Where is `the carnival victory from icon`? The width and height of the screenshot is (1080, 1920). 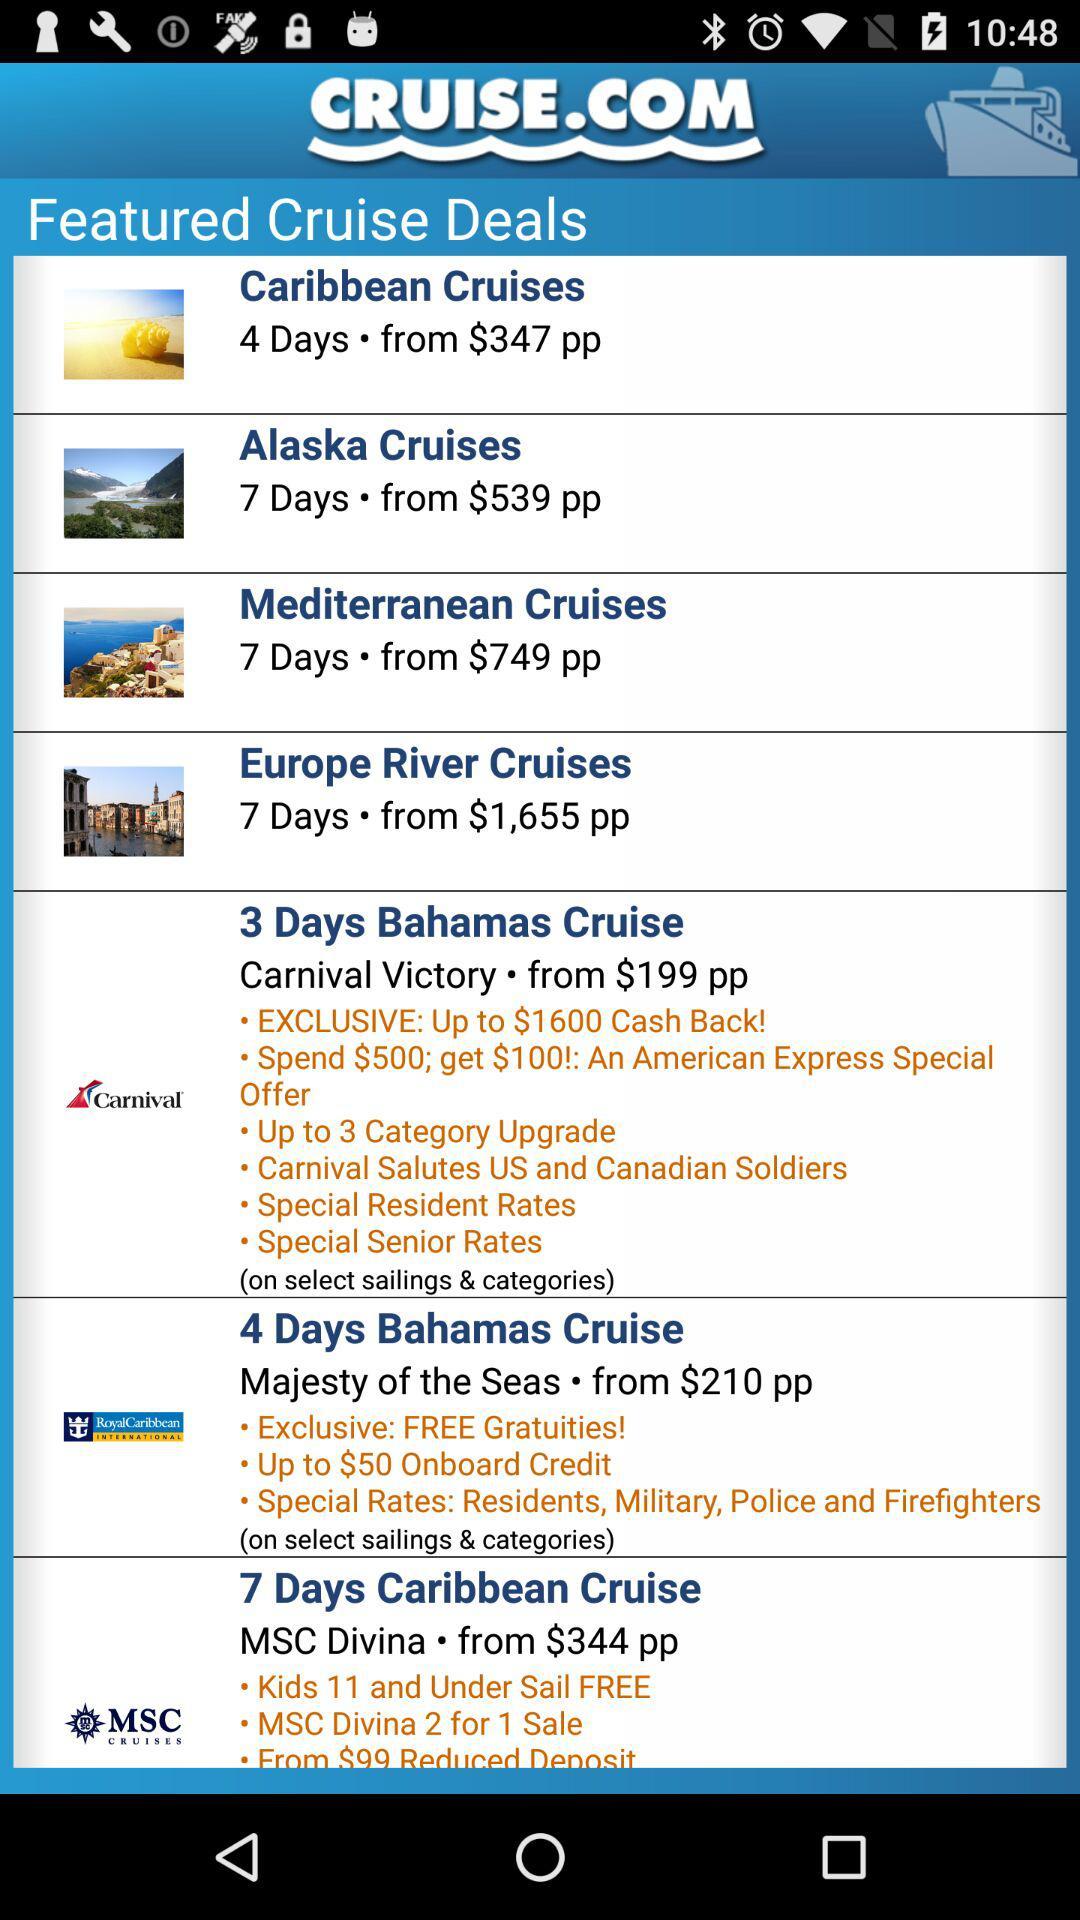
the carnival victory from icon is located at coordinates (493, 973).